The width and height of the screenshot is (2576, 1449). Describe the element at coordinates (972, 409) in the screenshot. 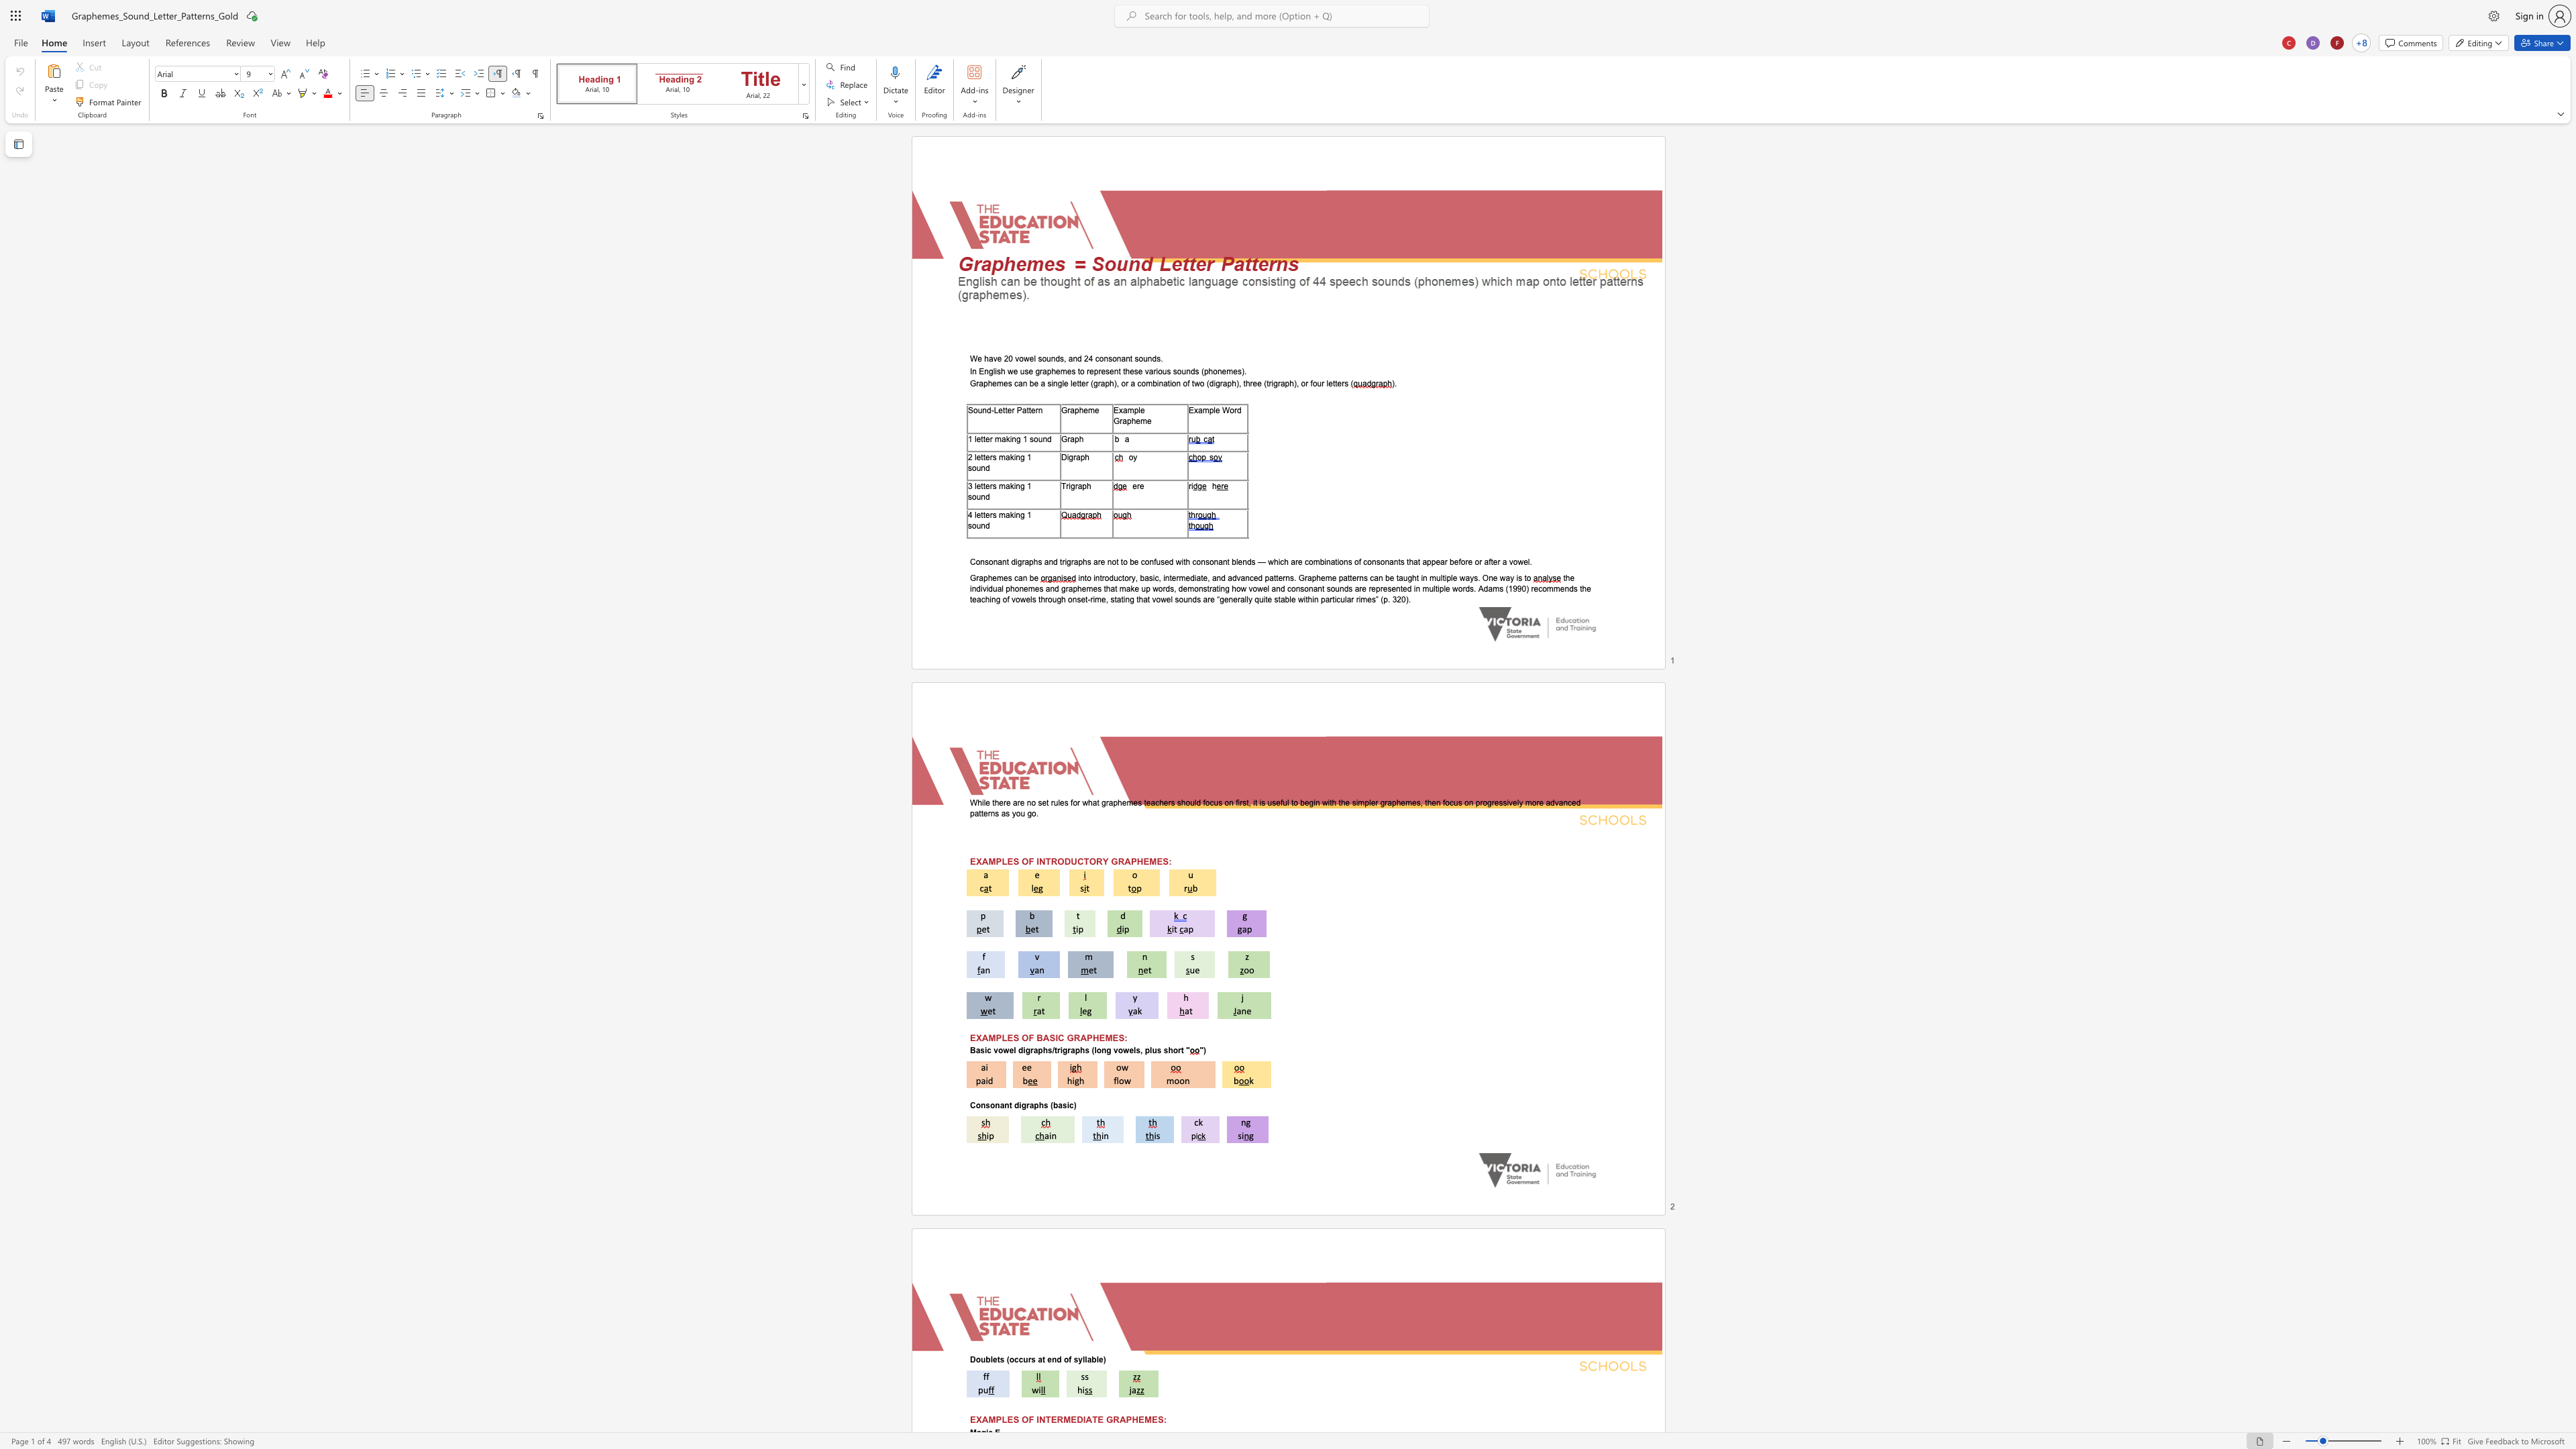

I see `the space between the continuous character "S" and "o" in the text` at that location.